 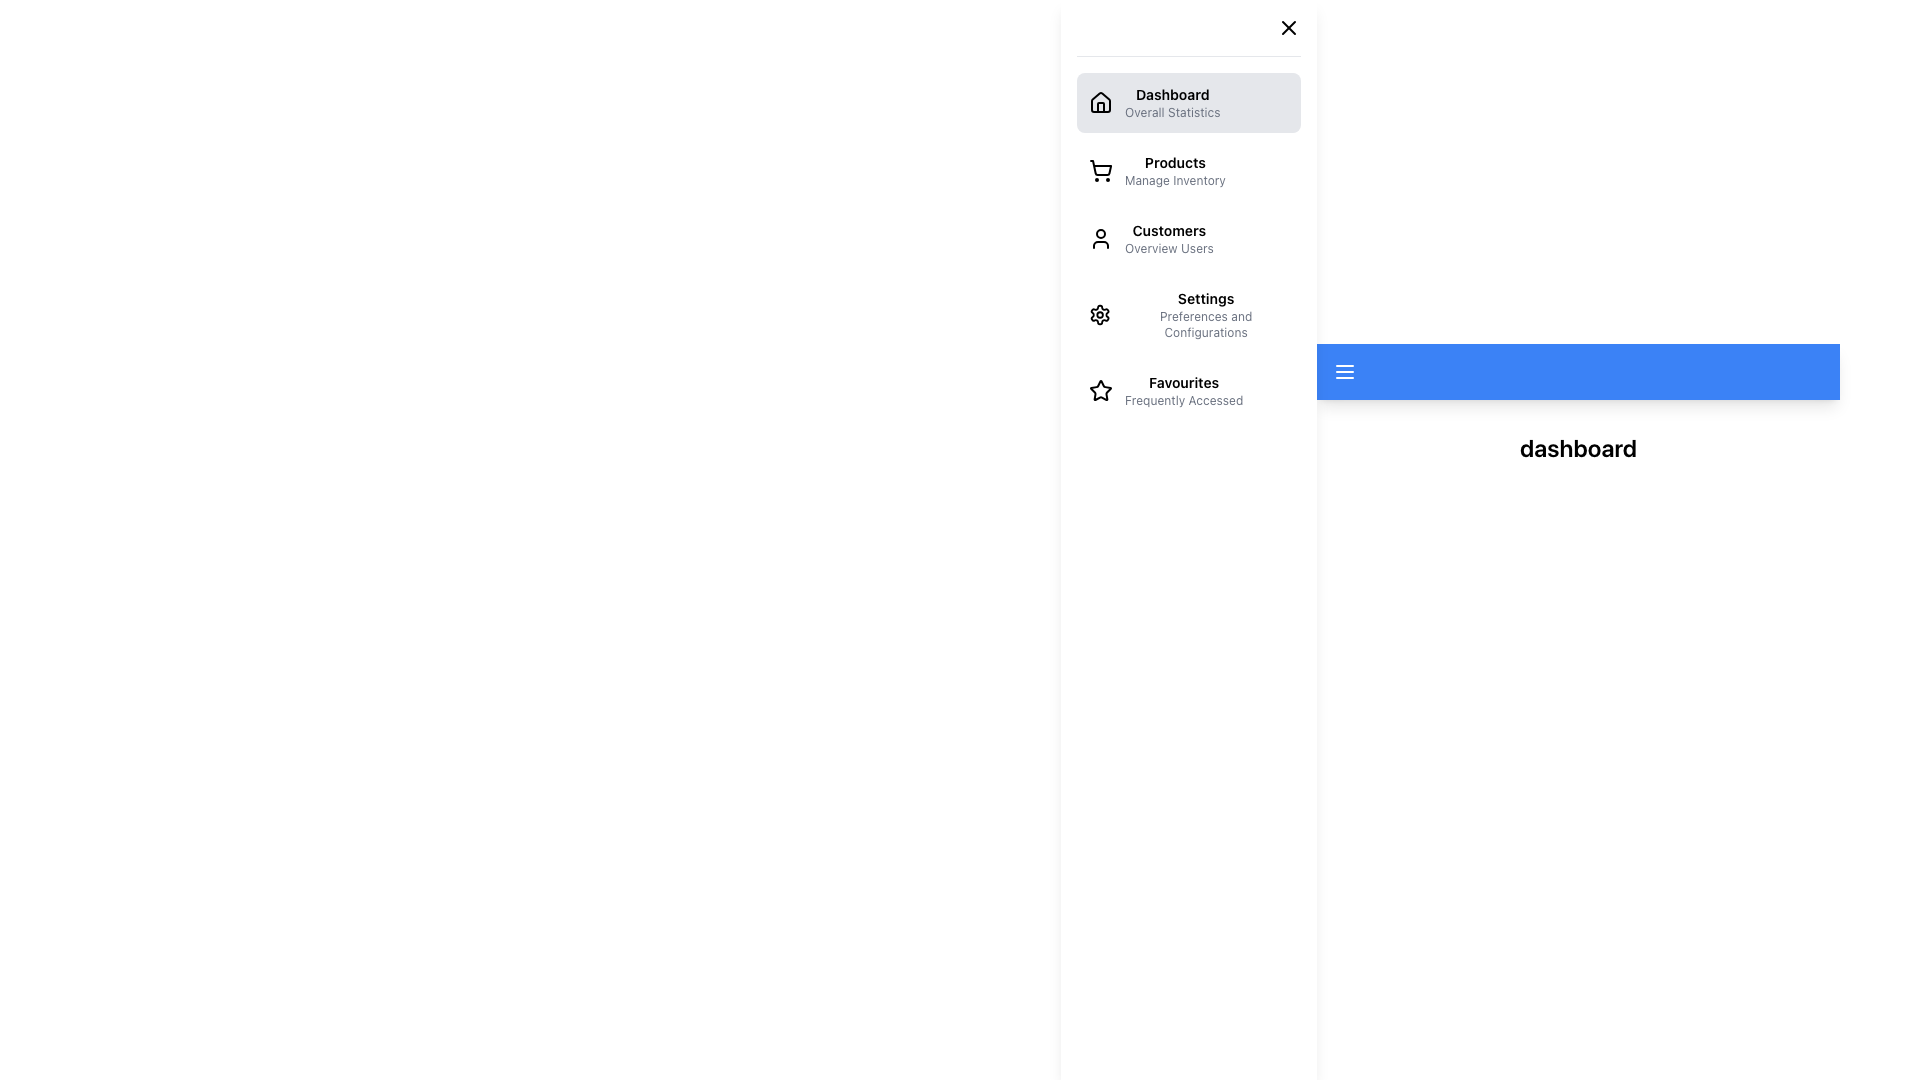 What do you see at coordinates (1184, 401) in the screenshot?
I see `the static text label element displaying 'Frequently Accessed', which is located directly below the 'Favourites' label in the navigation menu` at bounding box center [1184, 401].